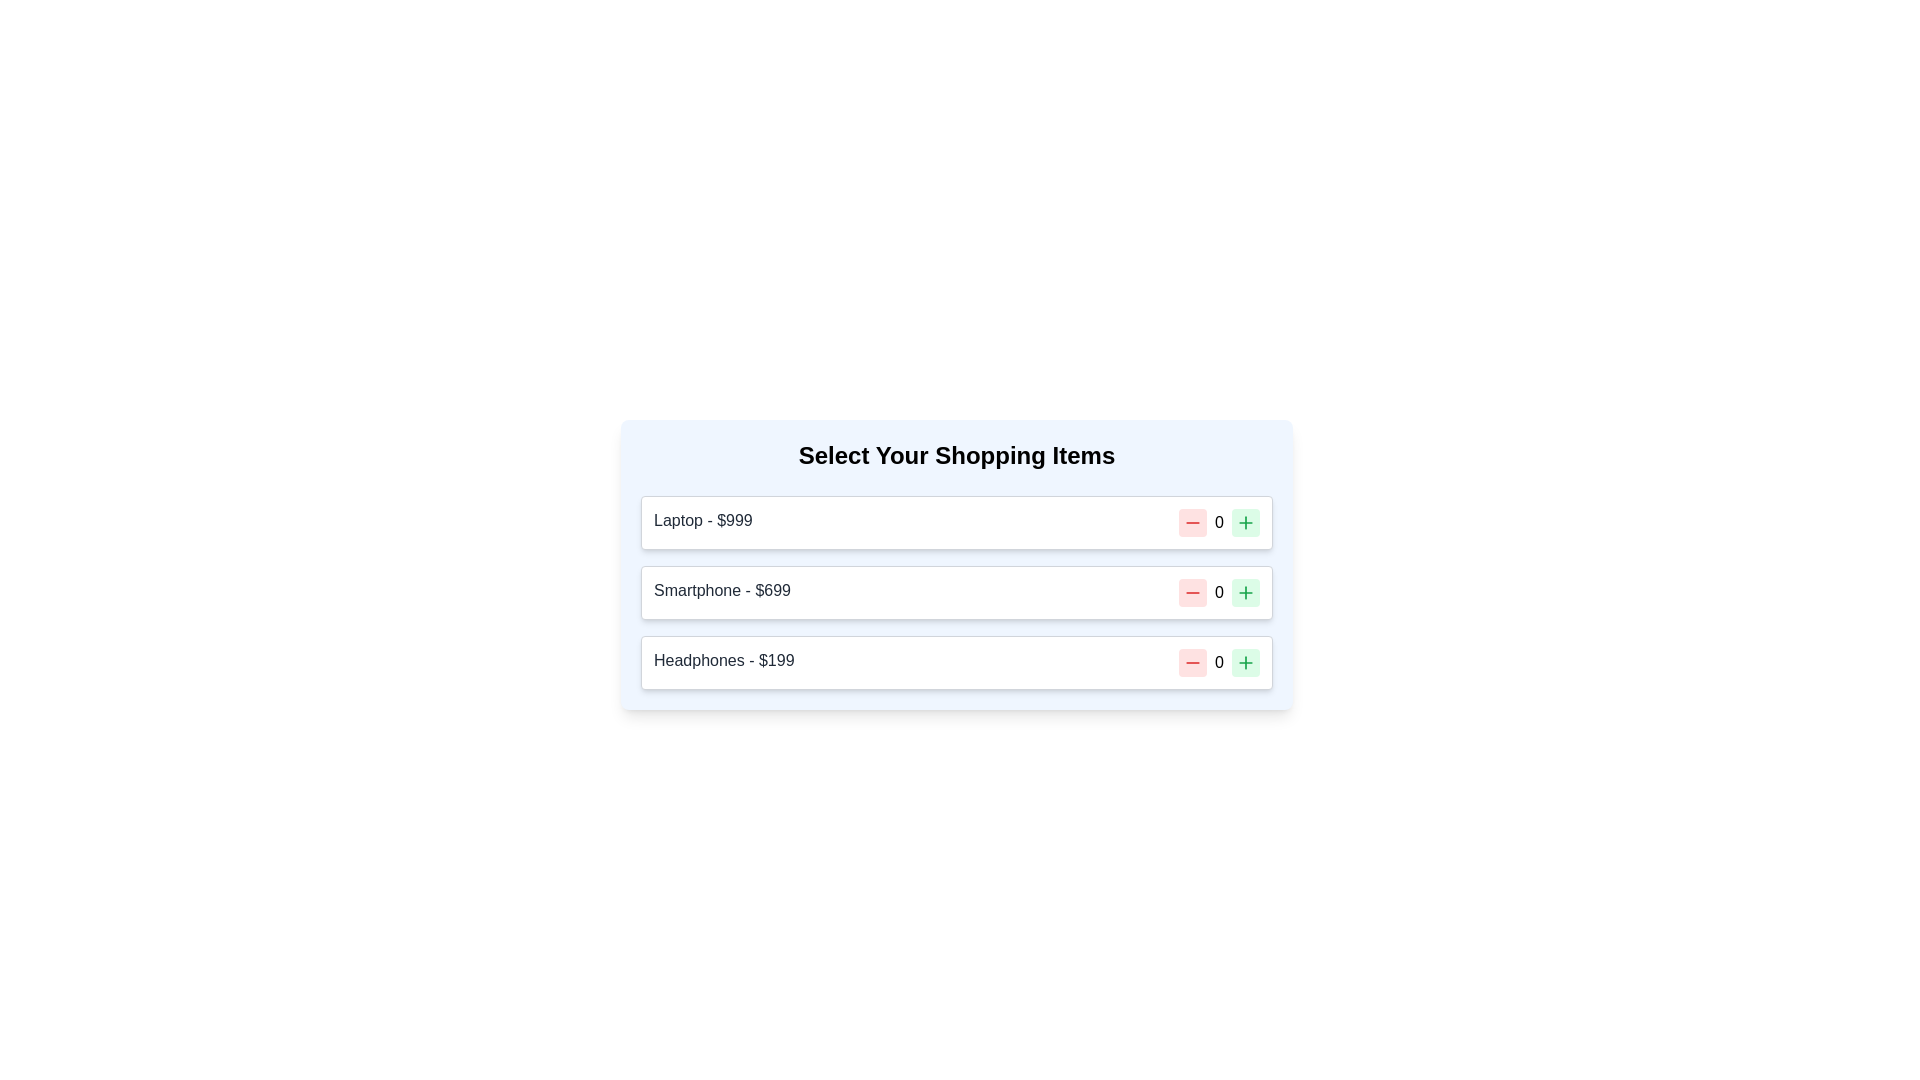  I want to click on the increment button for the 'Headphones - $199' item to increase the quantity by one unit, so click(1245, 663).